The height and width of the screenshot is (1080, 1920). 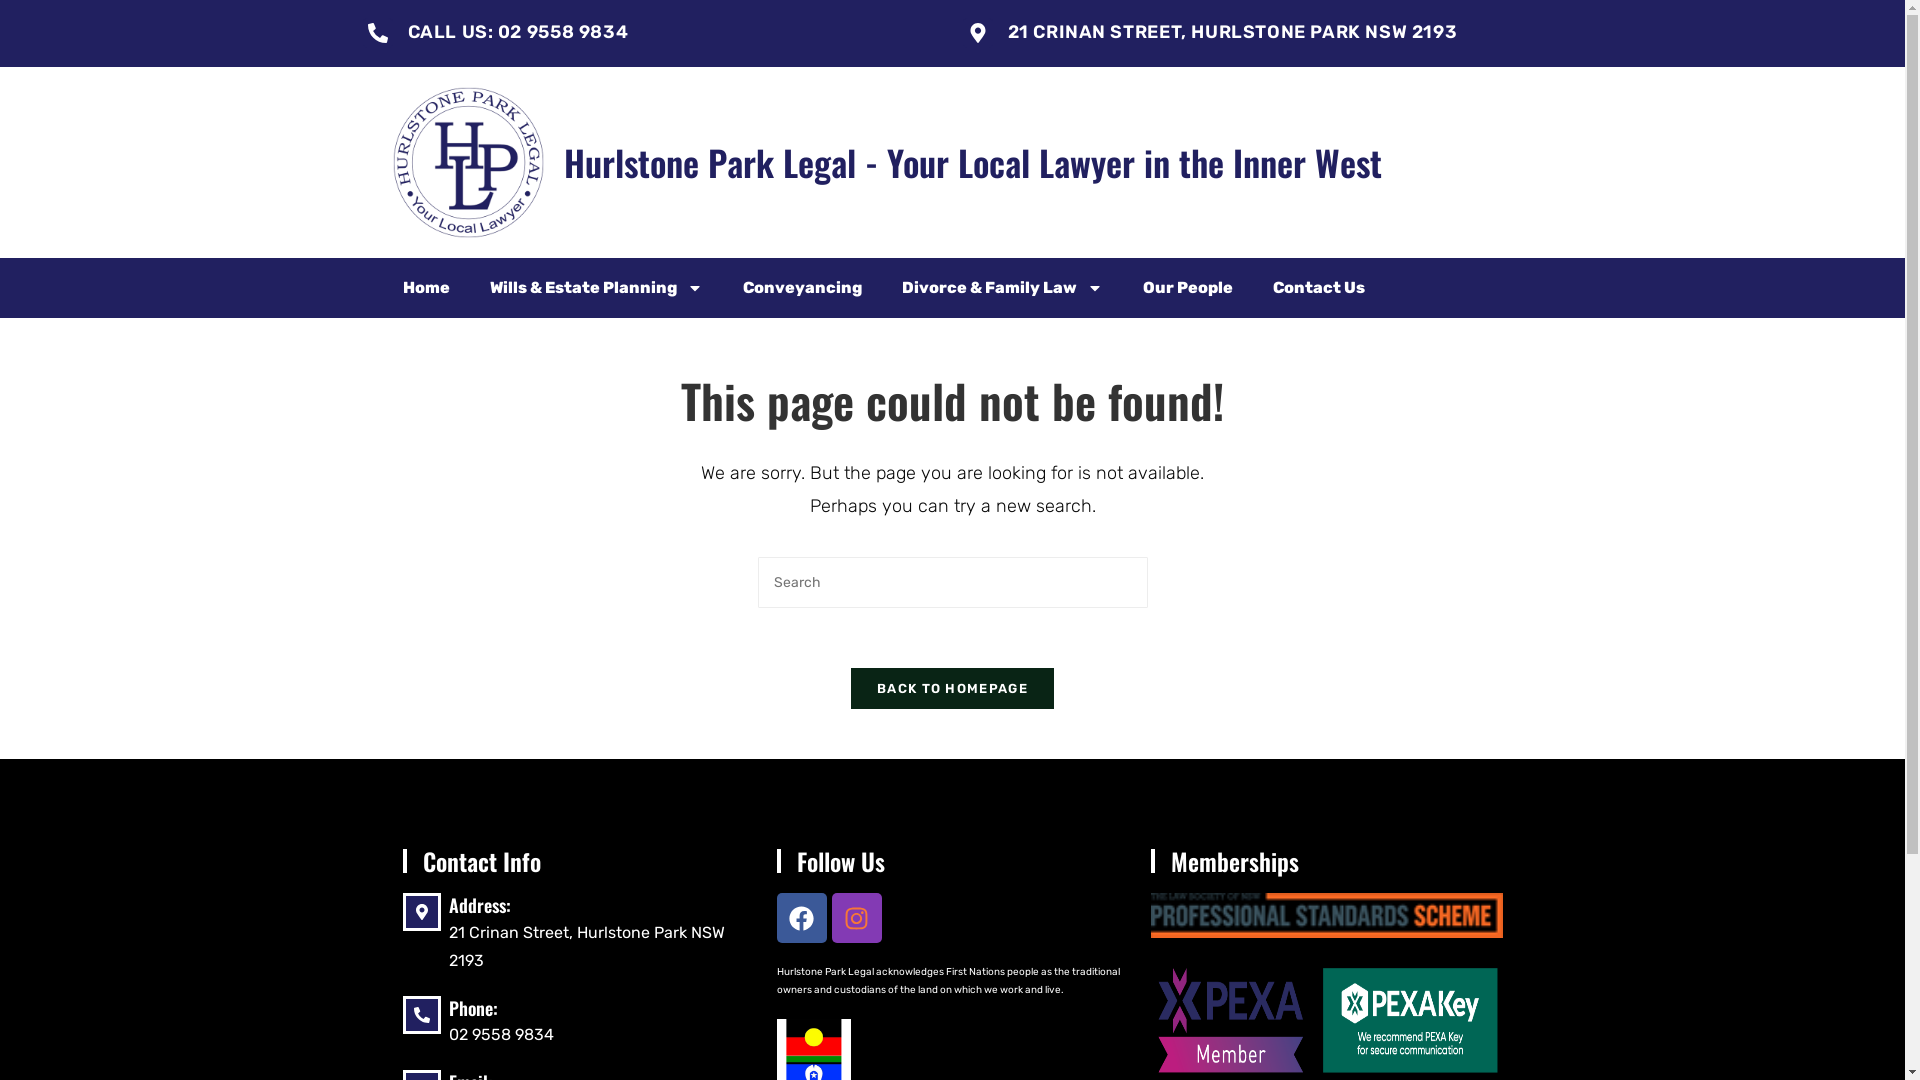 What do you see at coordinates (1318, 288) in the screenshot?
I see `'Contact Us'` at bounding box center [1318, 288].